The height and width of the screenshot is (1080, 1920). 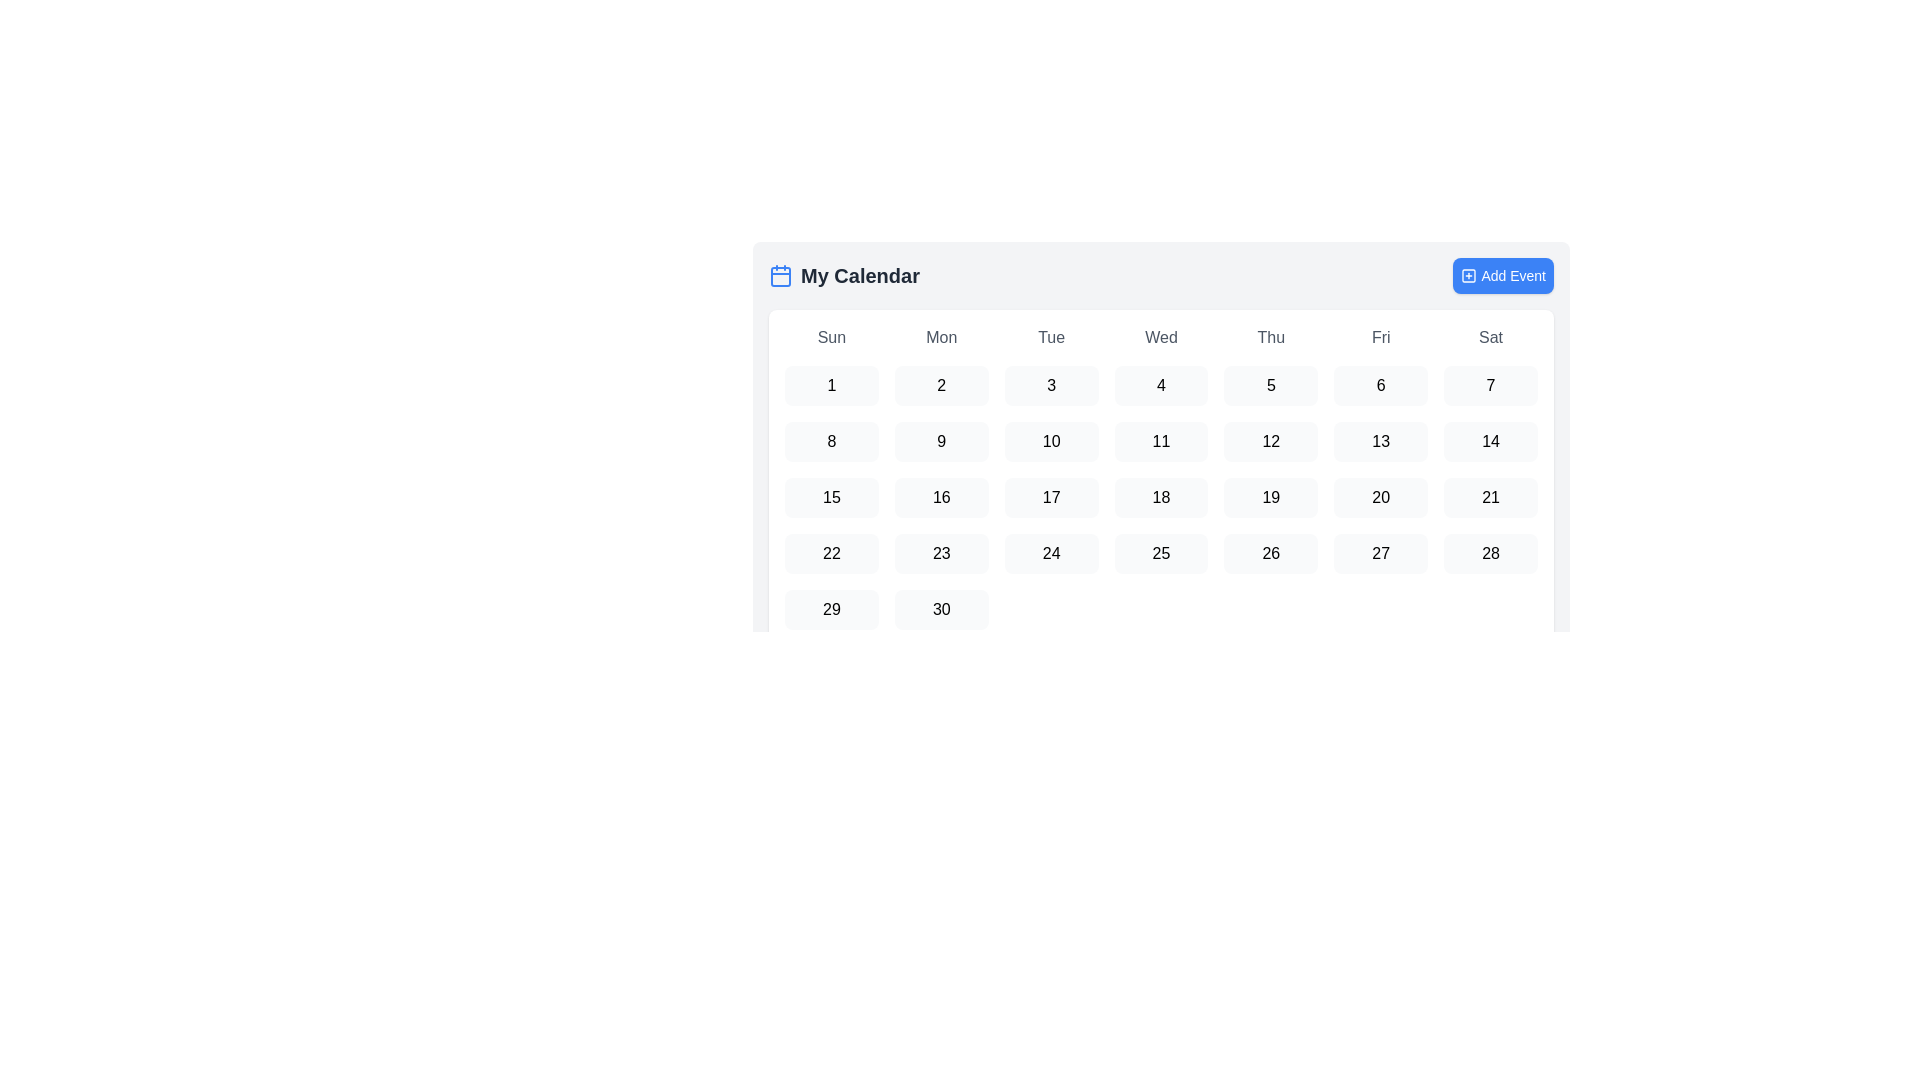 What do you see at coordinates (780, 276) in the screenshot?
I see `the calendar icon located to the left of the 'My Calendar' text in the top header bar of the calendar interface` at bounding box center [780, 276].